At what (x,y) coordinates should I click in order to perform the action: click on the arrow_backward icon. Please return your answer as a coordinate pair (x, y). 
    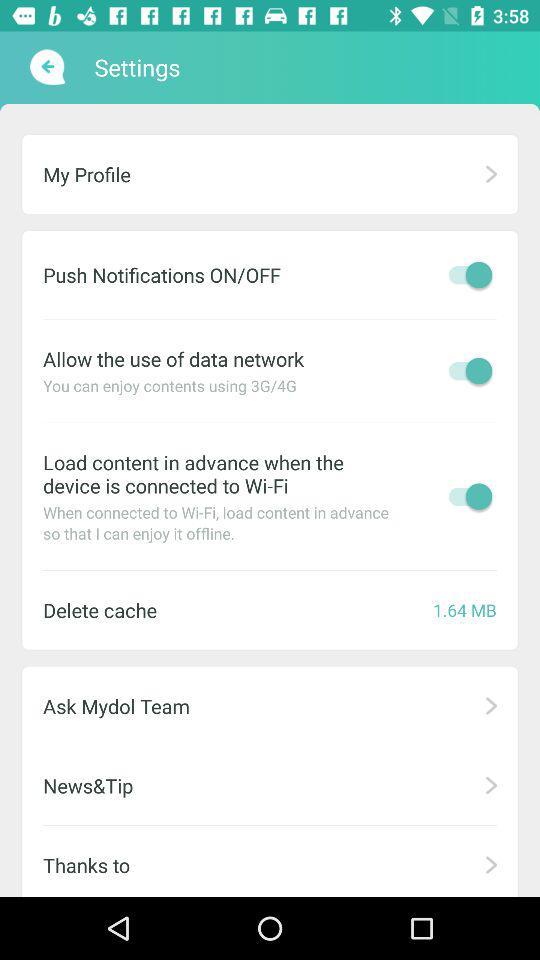
    Looking at the image, I should click on (45, 67).